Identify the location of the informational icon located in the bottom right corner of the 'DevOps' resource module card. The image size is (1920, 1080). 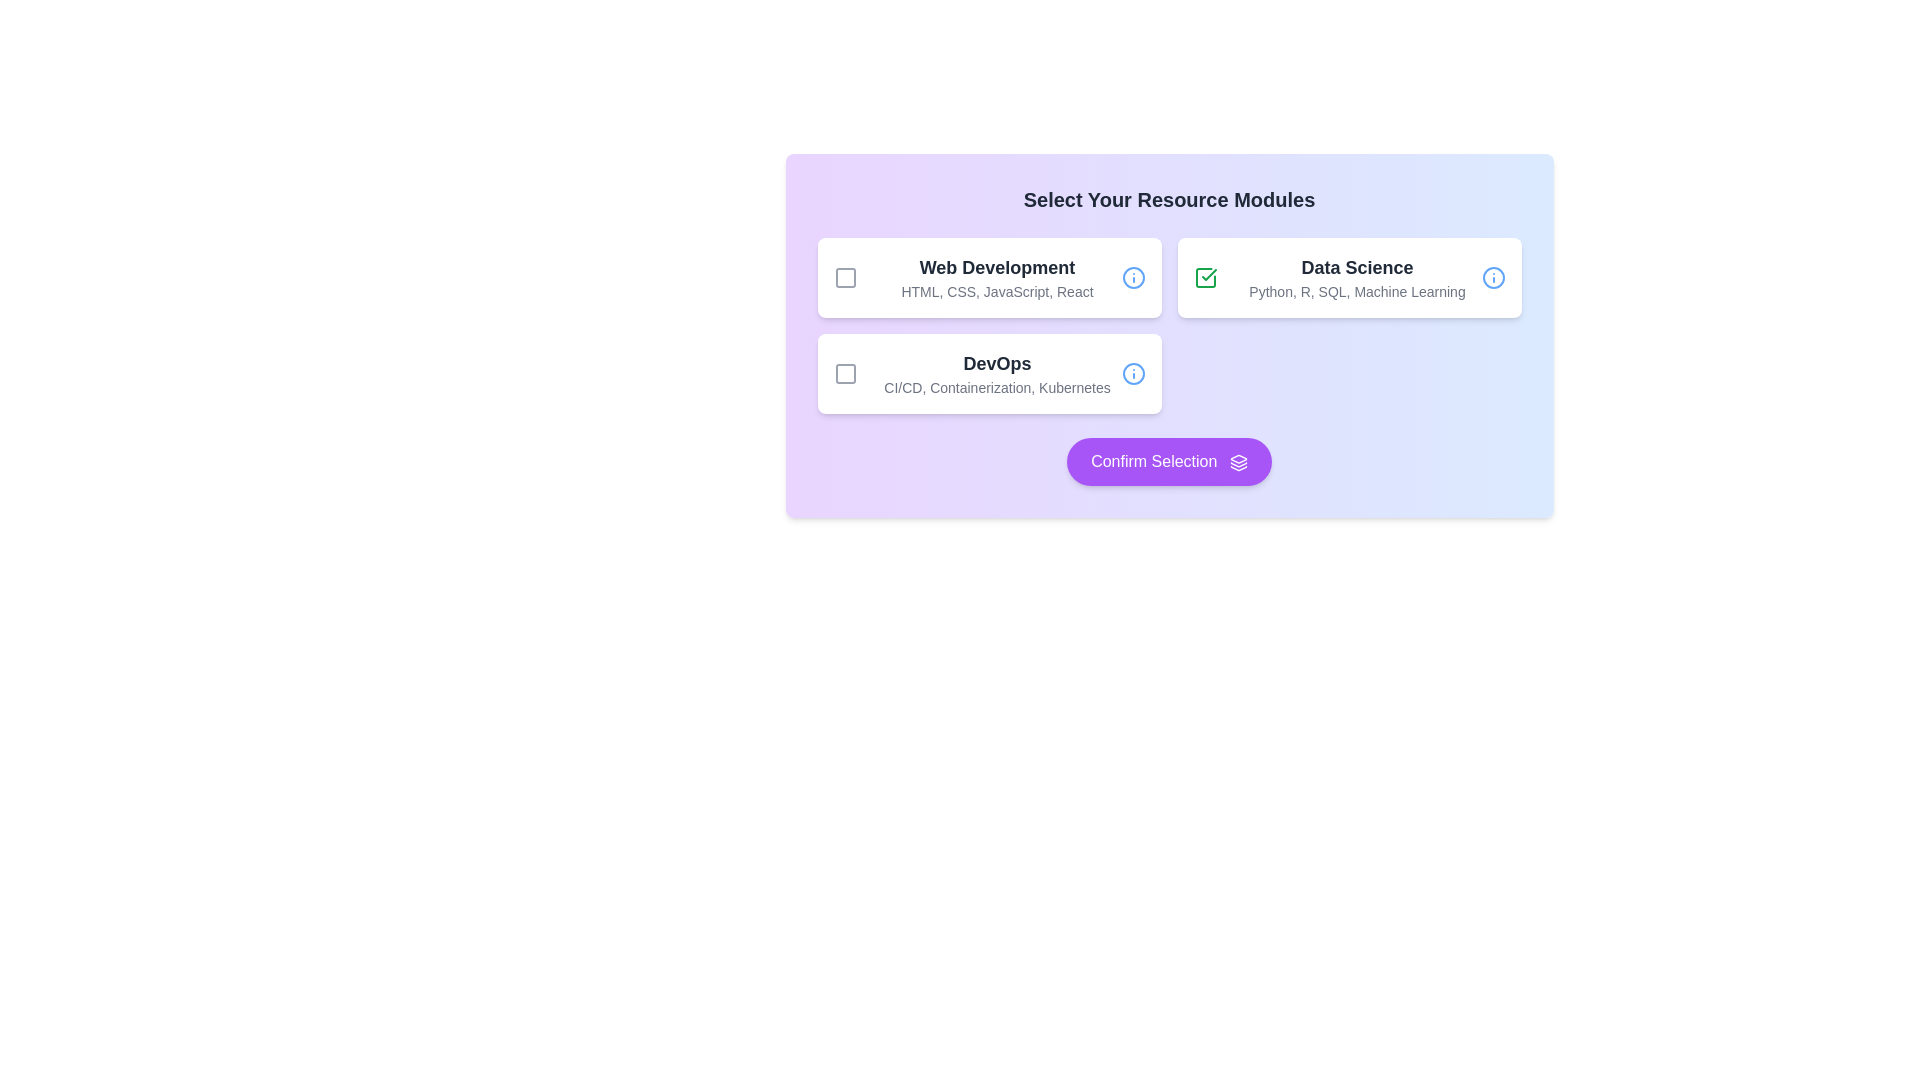
(1133, 374).